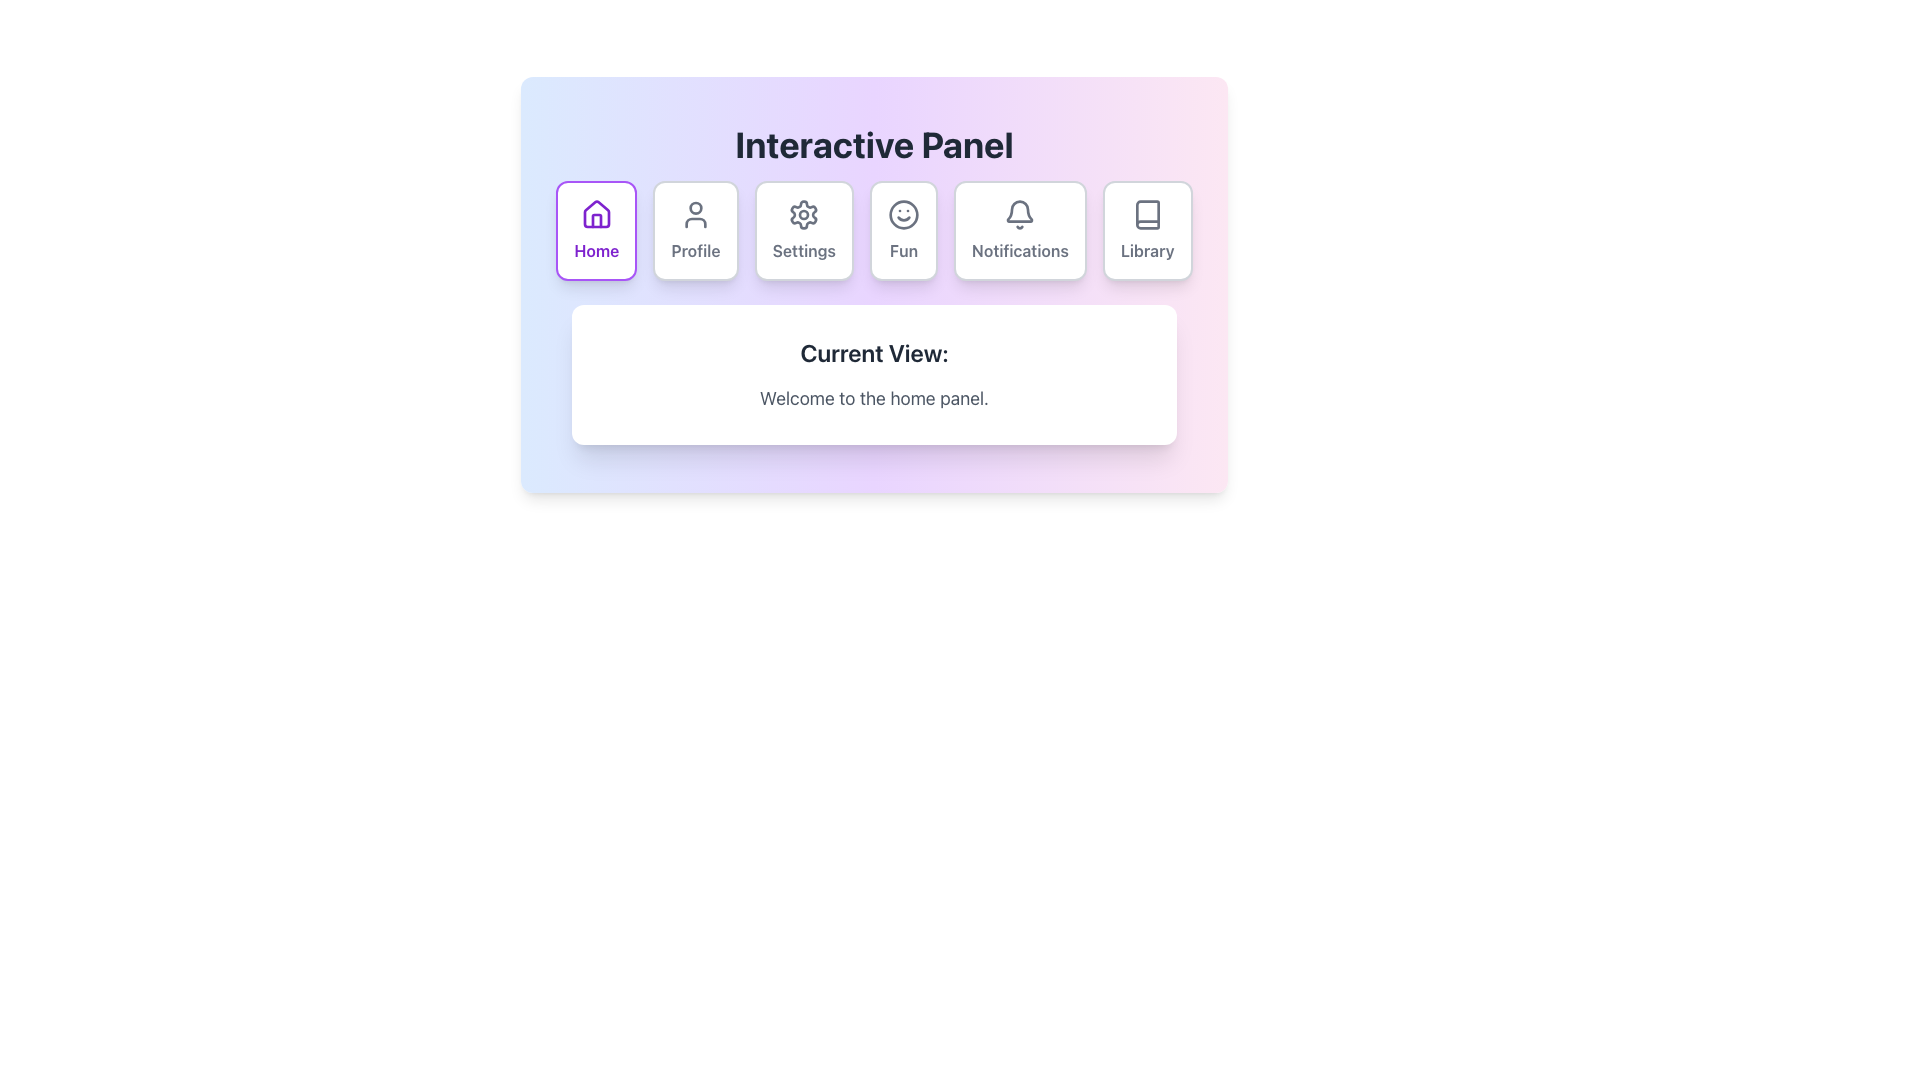 The width and height of the screenshot is (1920, 1080). Describe the element at coordinates (696, 215) in the screenshot. I see `the simplistic user figure icon within the 'Profile' button, which is the second button from the left in the row of interactive buttons at the top of the interface` at that location.